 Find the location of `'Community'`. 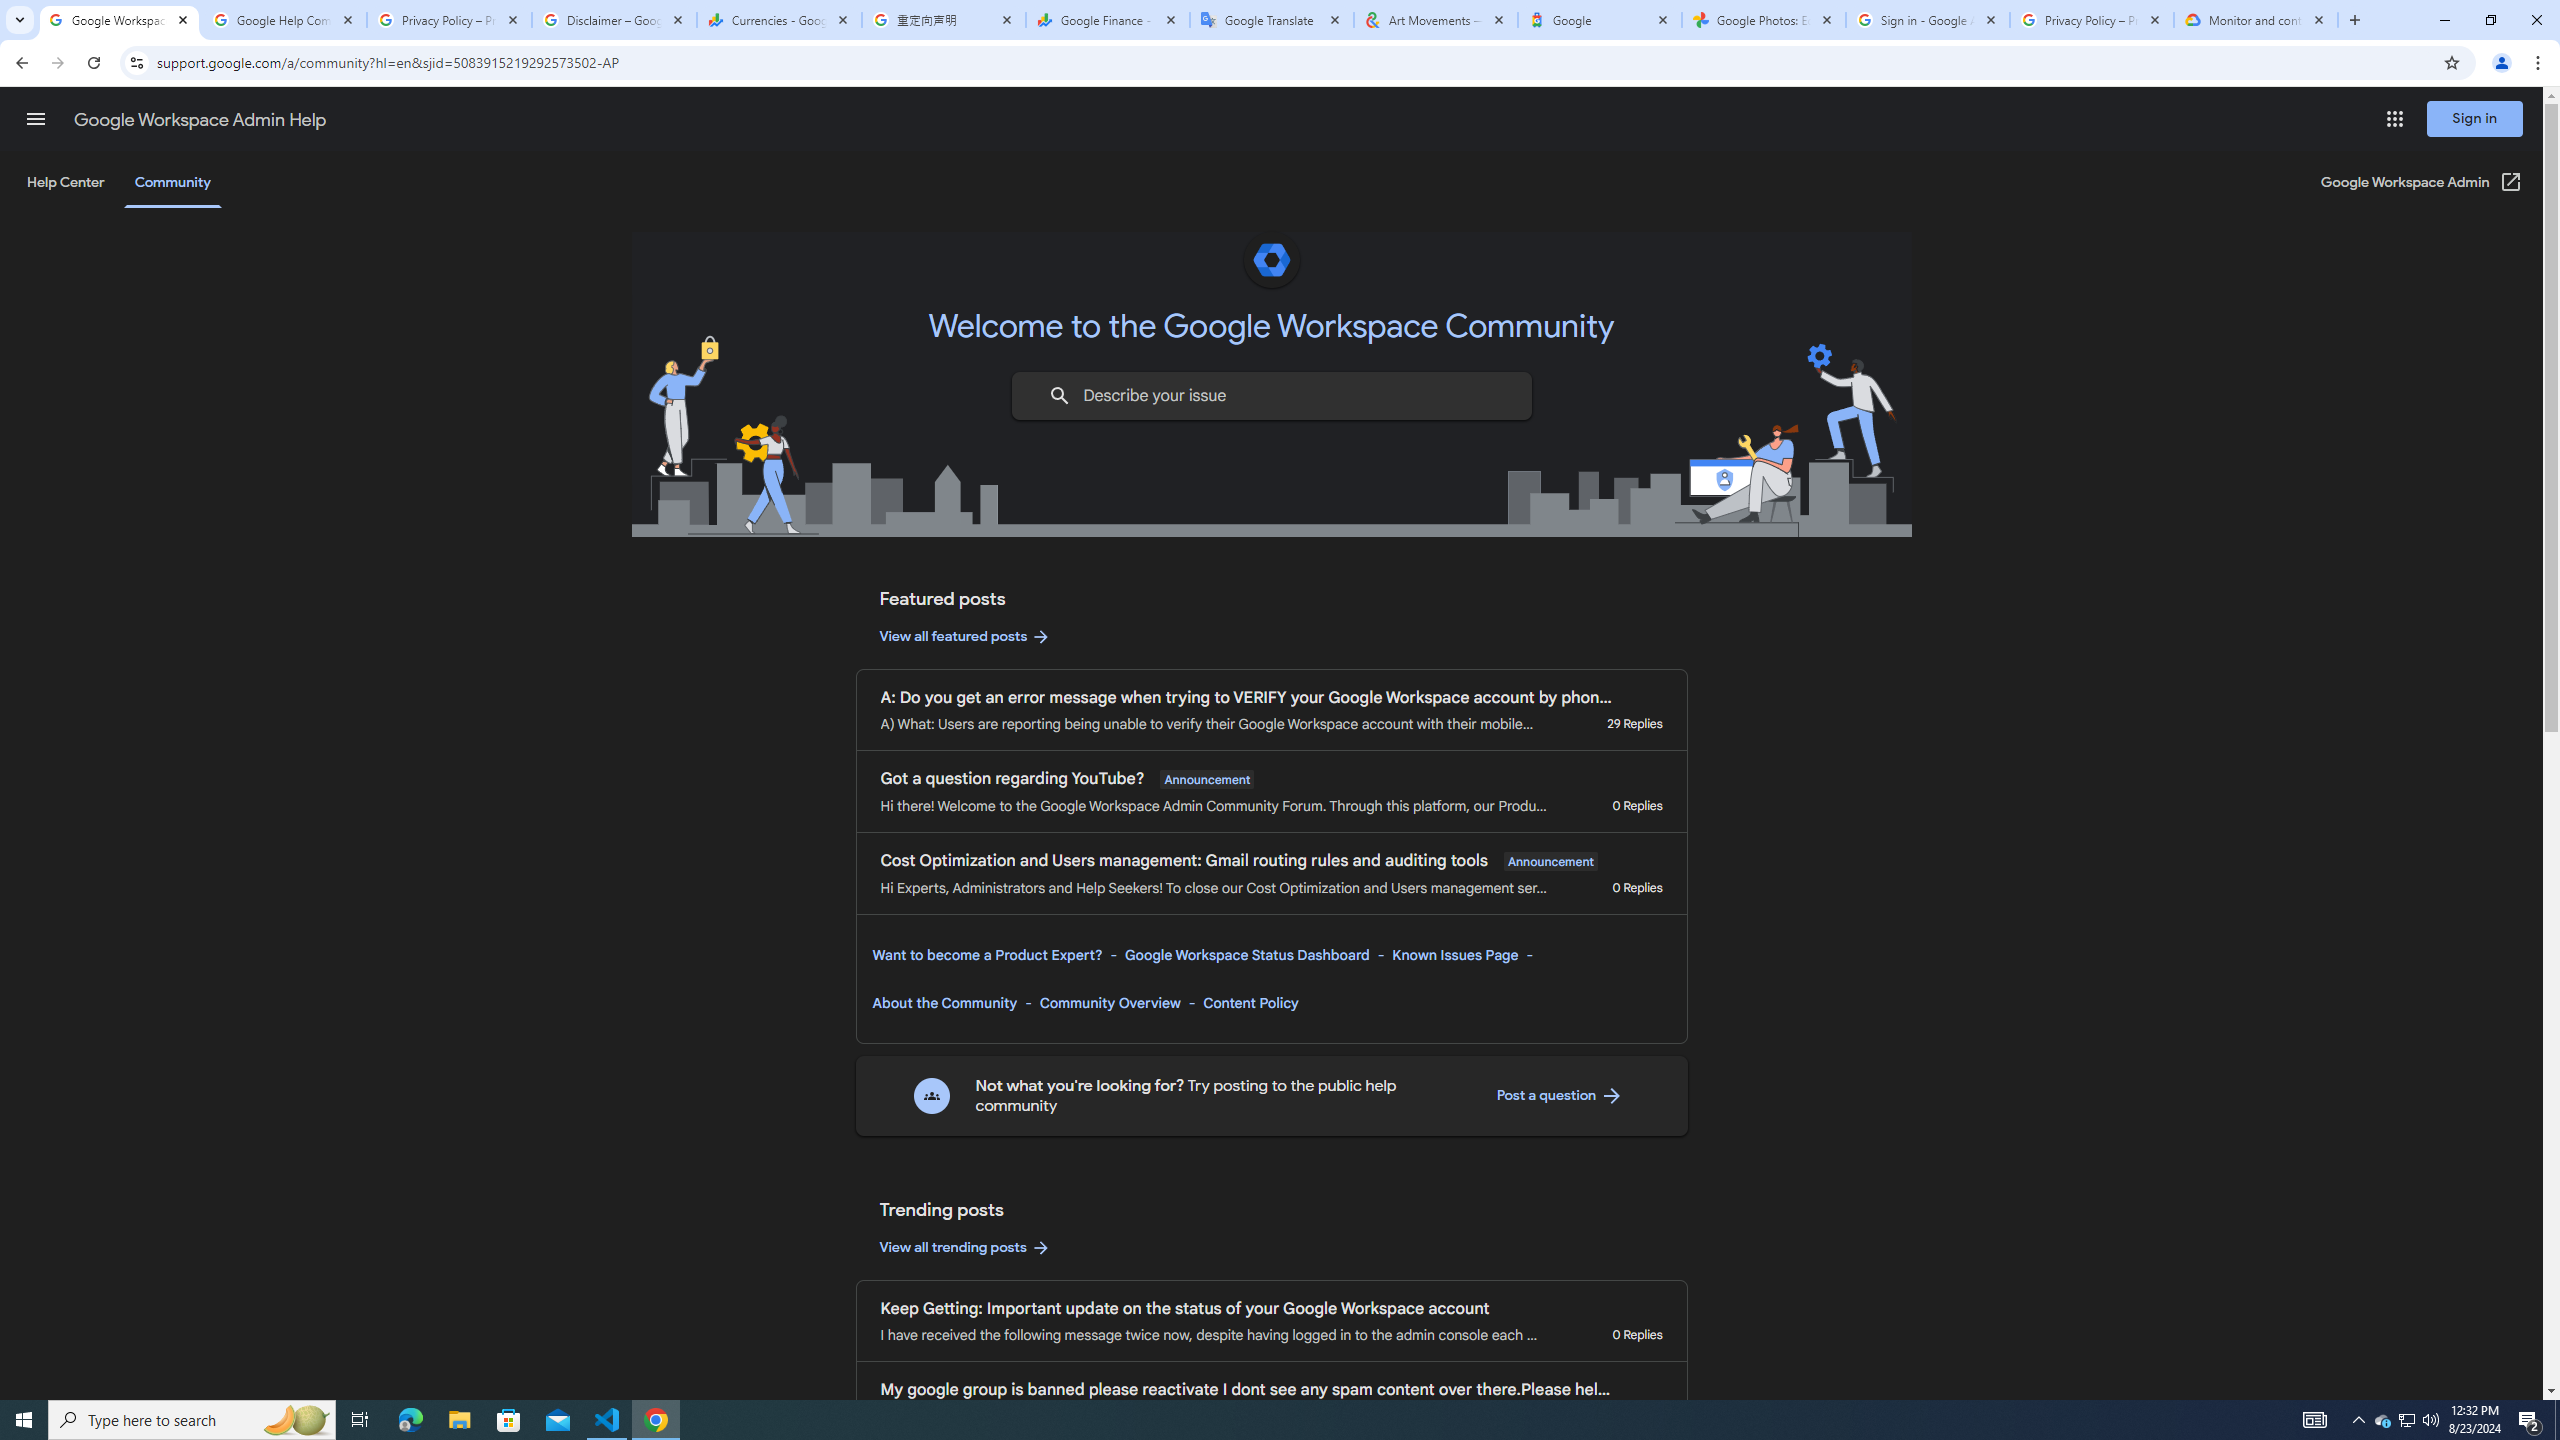

'Community' is located at coordinates (171, 181).